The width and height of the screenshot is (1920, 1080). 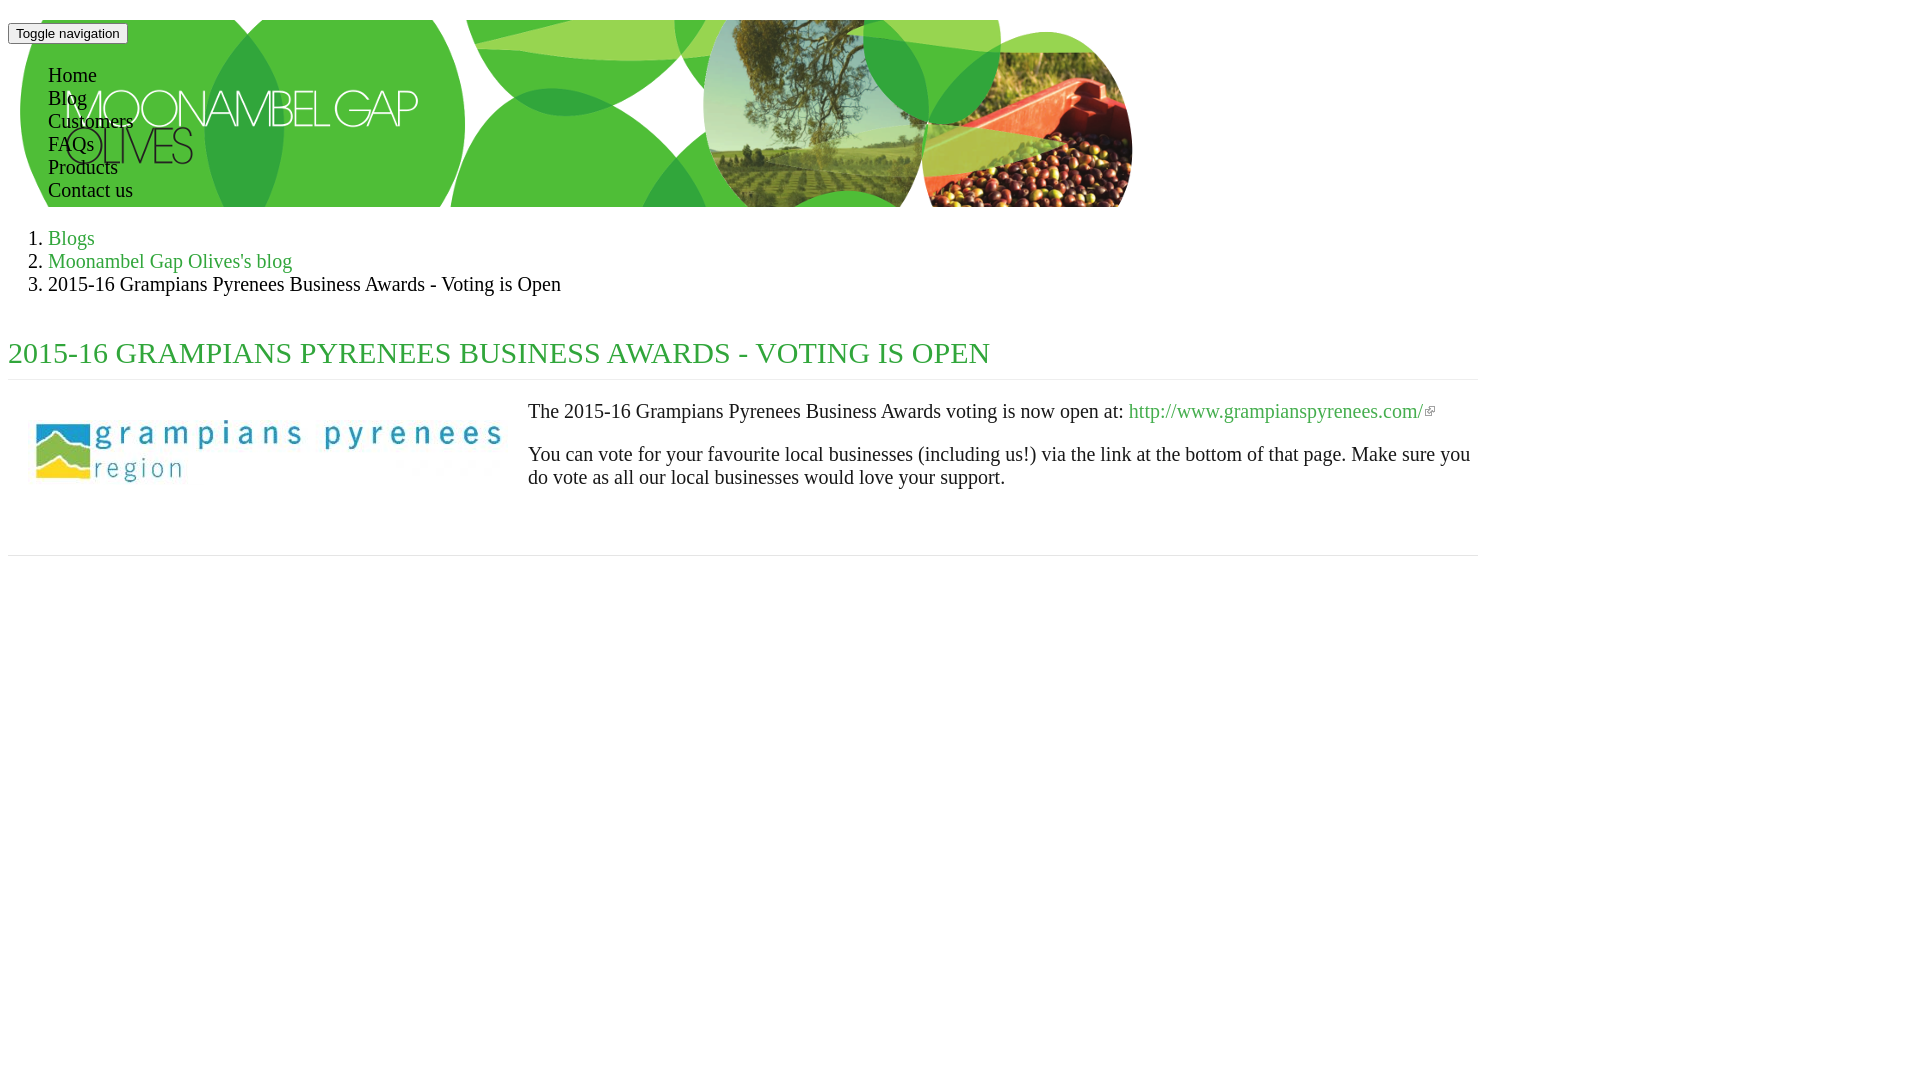 What do you see at coordinates (72, 73) in the screenshot?
I see `'Home'` at bounding box center [72, 73].